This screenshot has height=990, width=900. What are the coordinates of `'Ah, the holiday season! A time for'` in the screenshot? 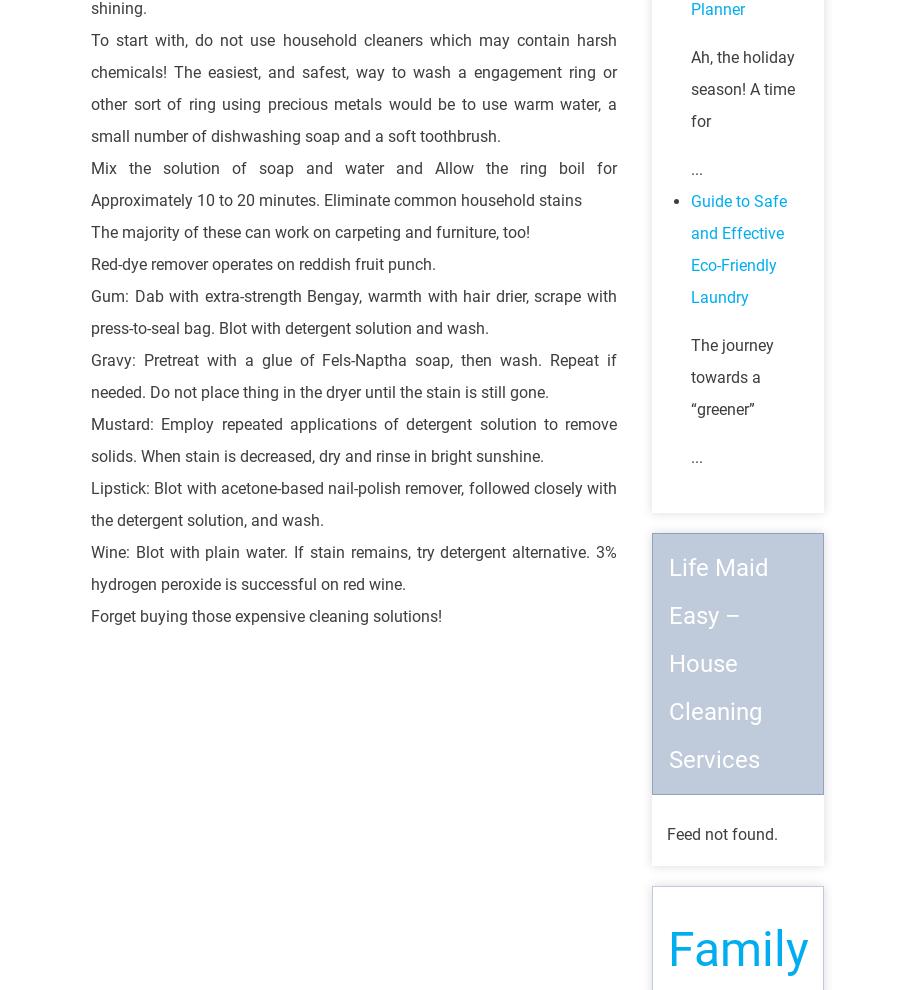 It's located at (742, 89).